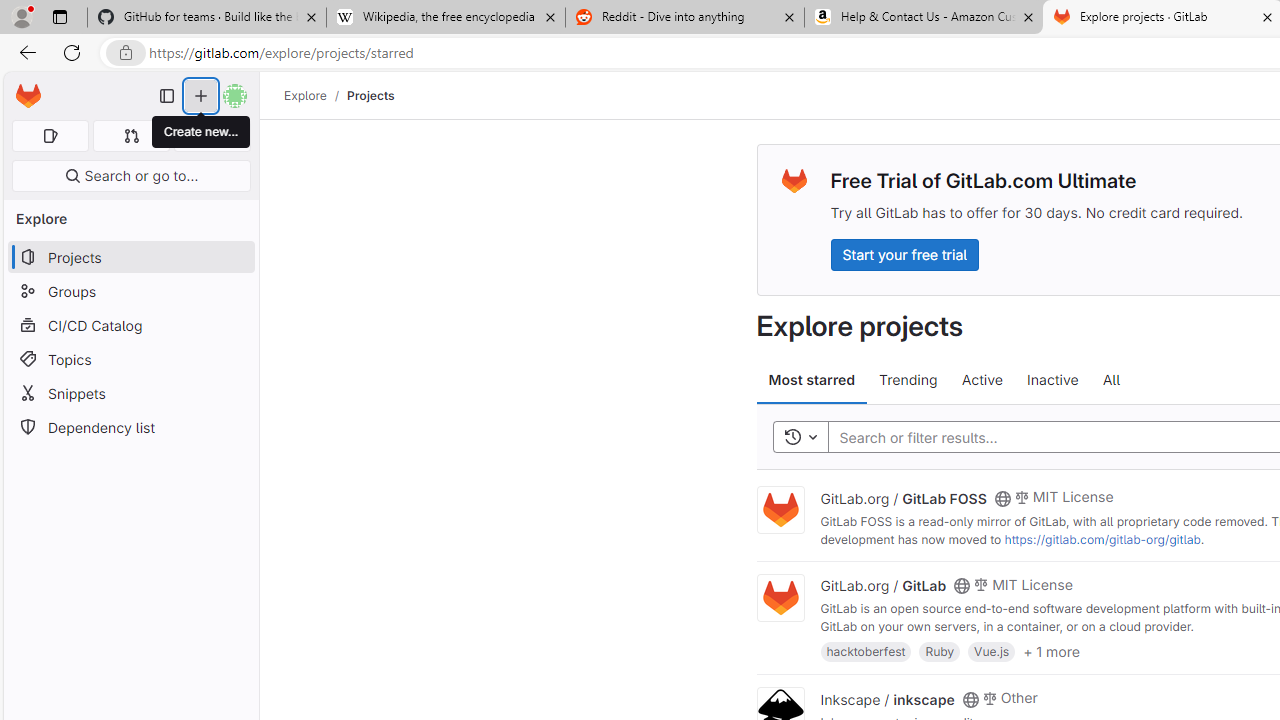  What do you see at coordinates (800, 436) in the screenshot?
I see `'Toggle history'` at bounding box center [800, 436].